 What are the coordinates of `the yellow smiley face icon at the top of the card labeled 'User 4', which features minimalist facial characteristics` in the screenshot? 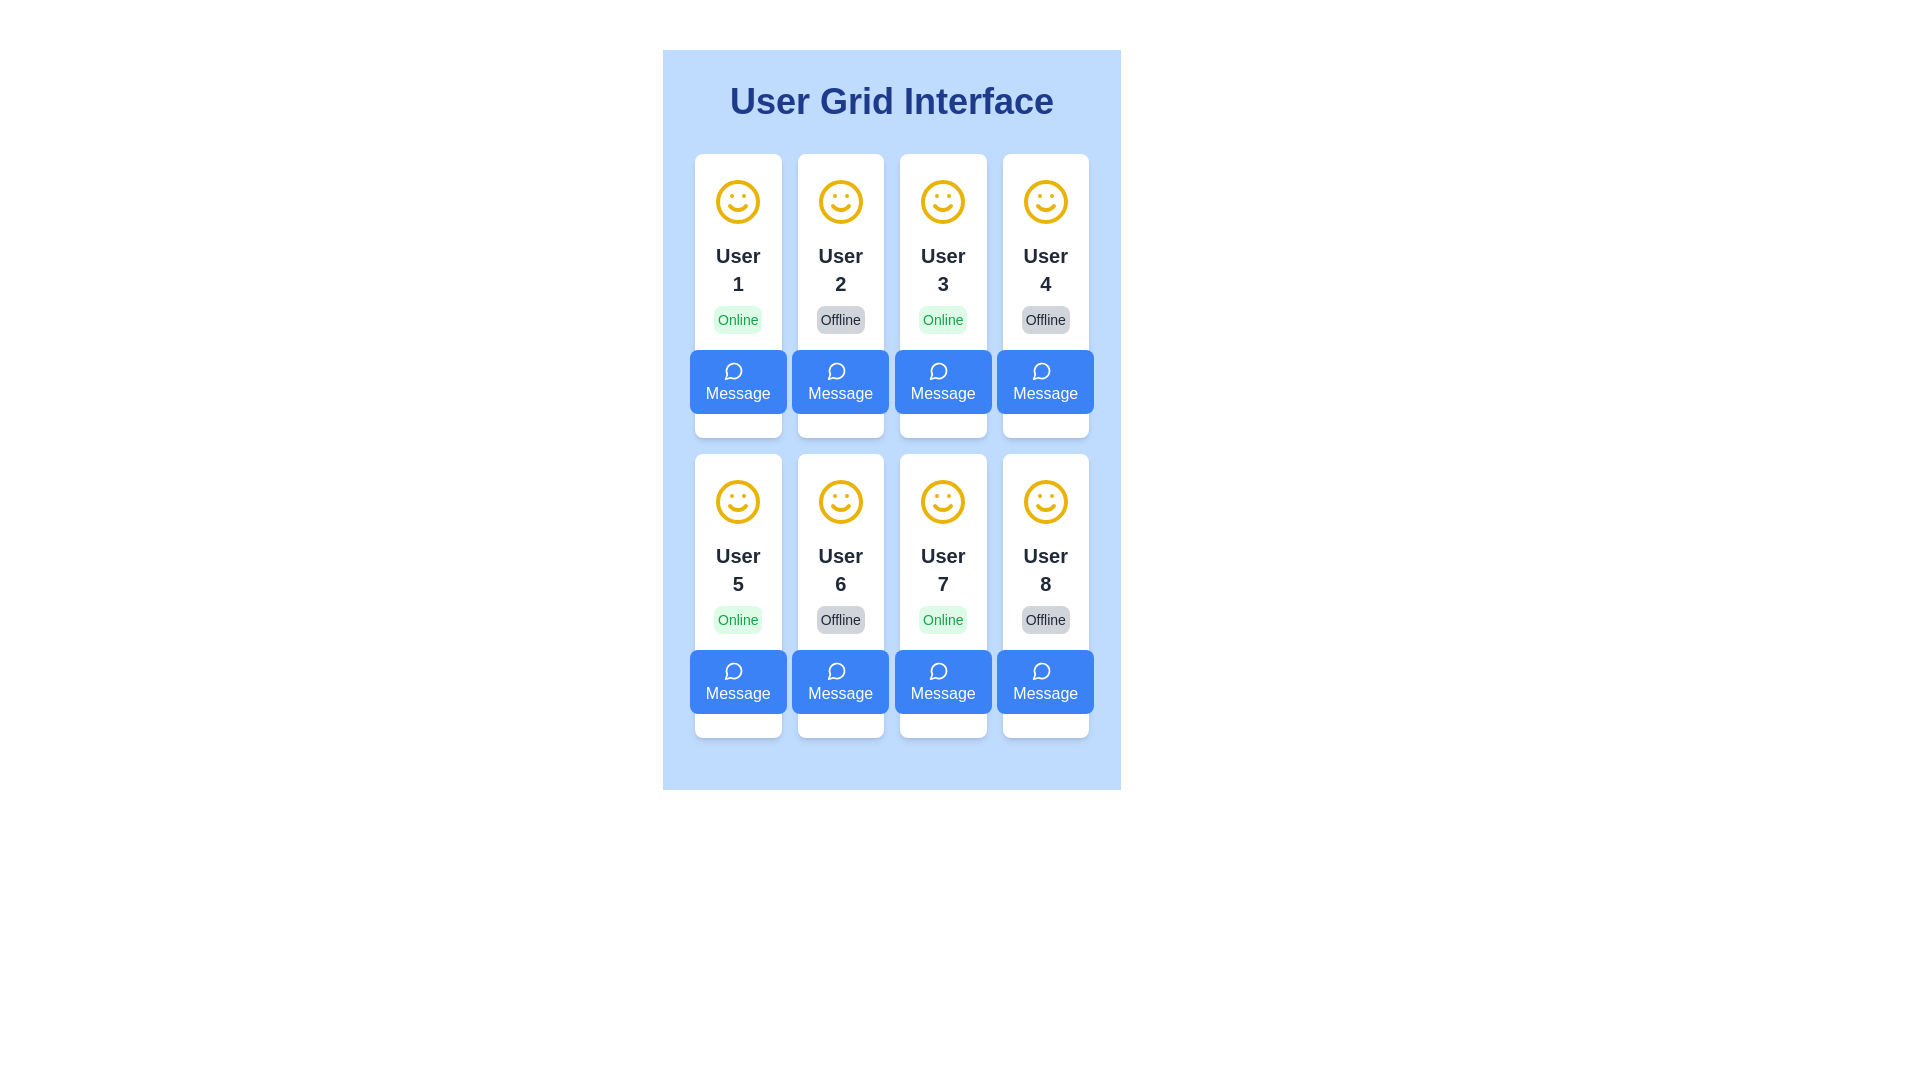 It's located at (1044, 201).